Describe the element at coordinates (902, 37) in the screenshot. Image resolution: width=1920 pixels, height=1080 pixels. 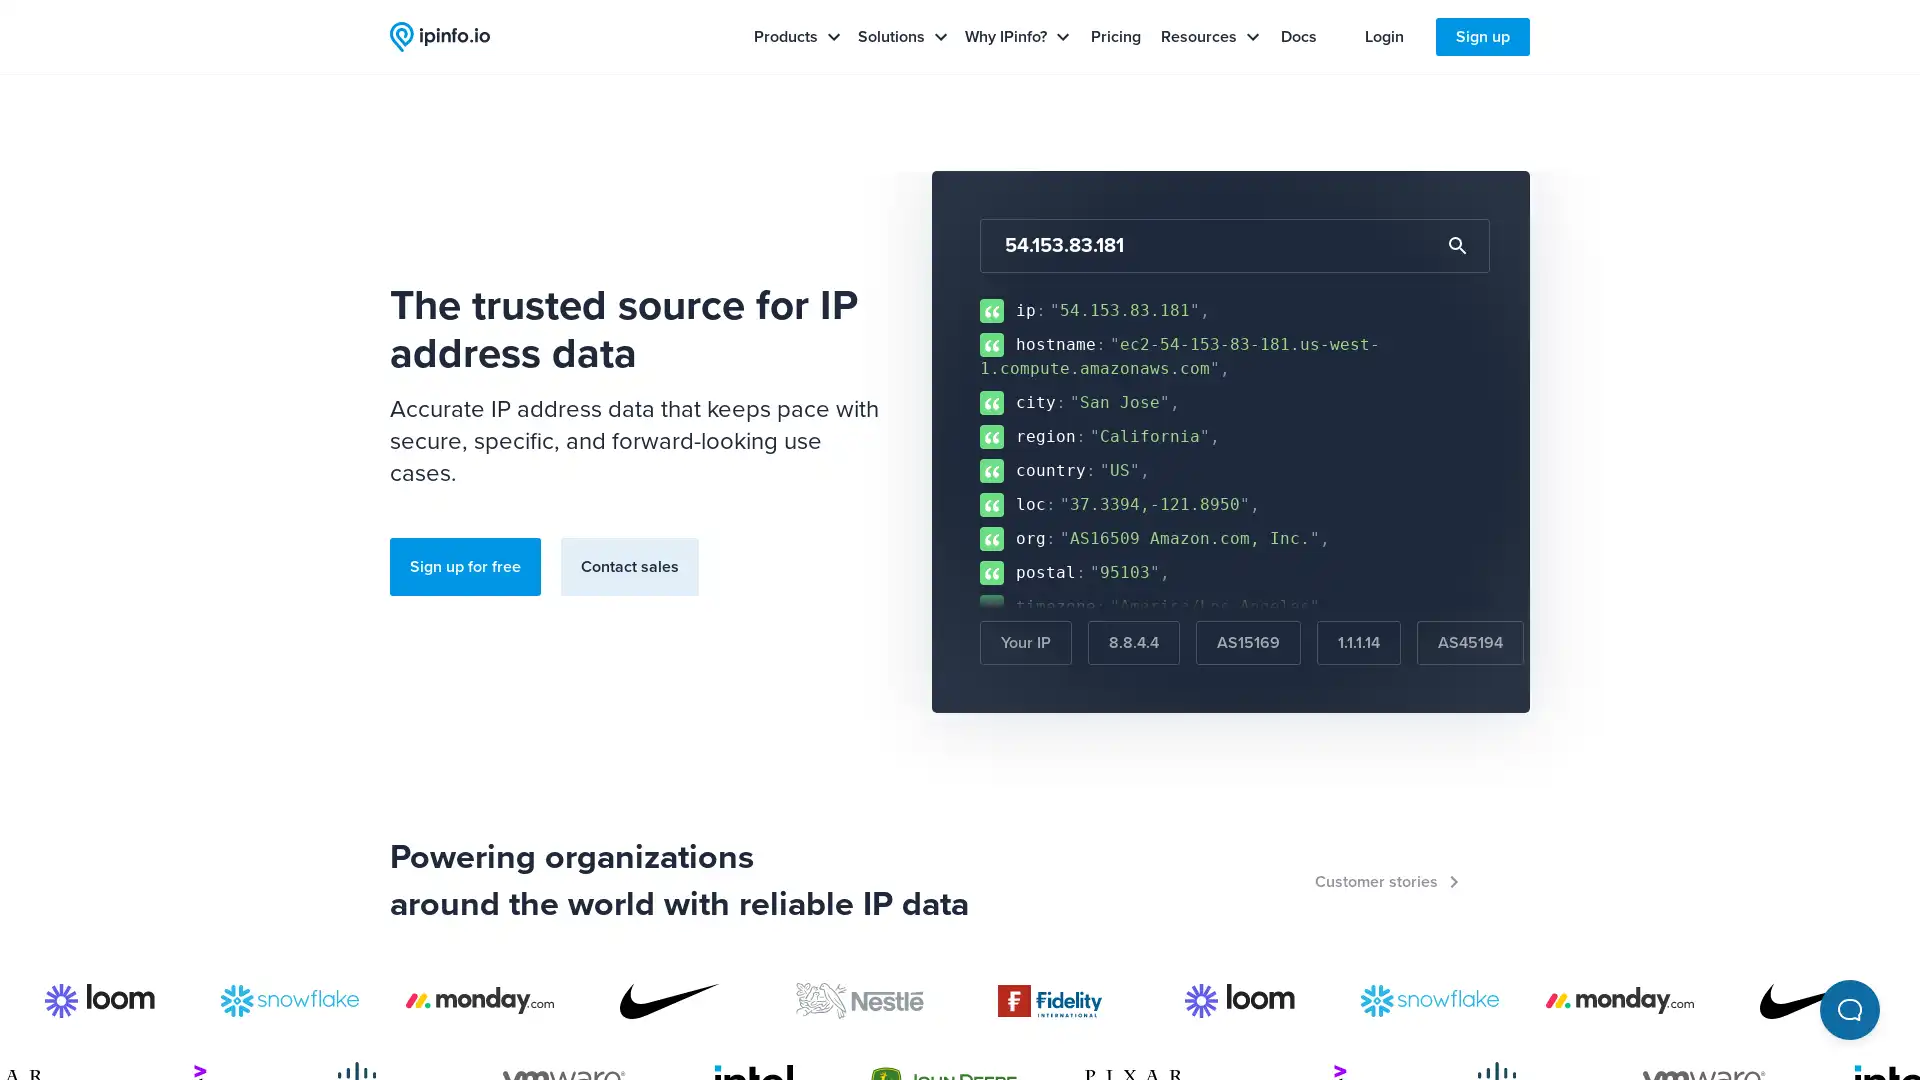
I see `Solutions` at that location.